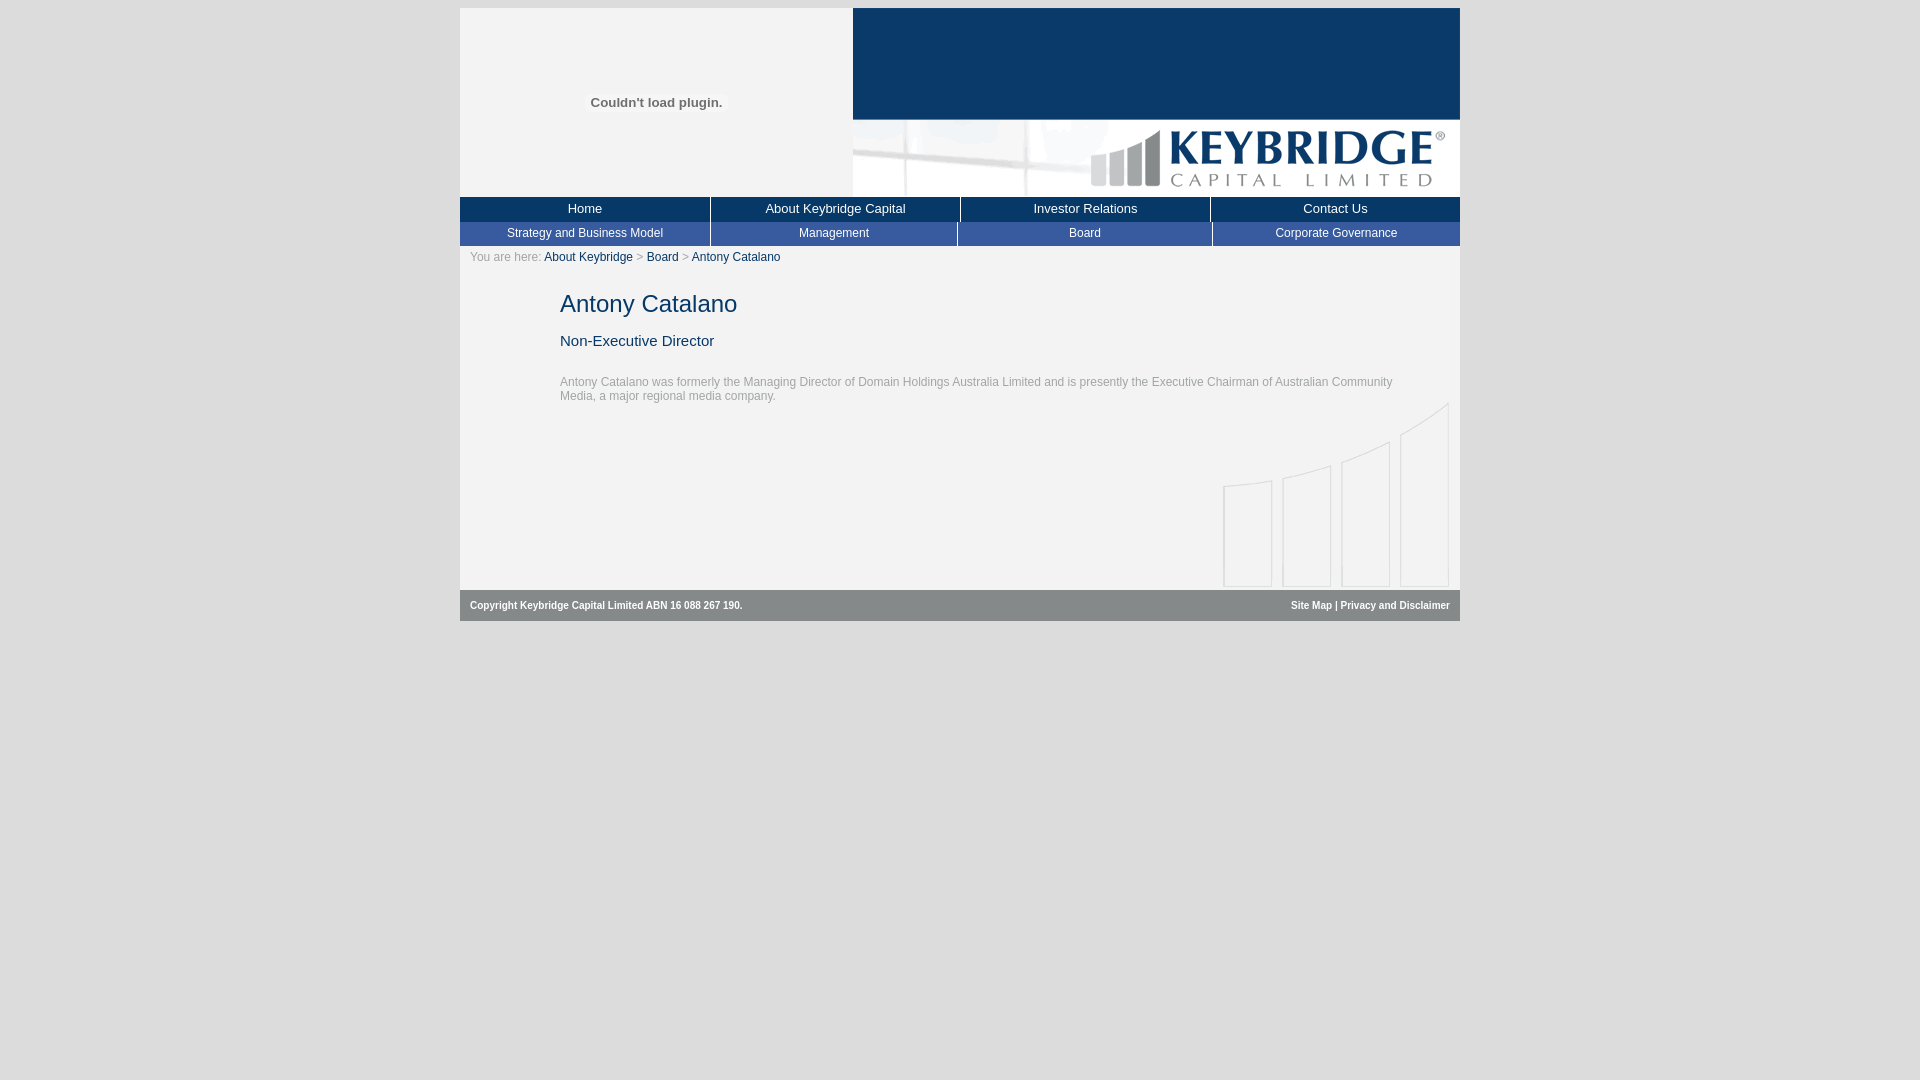 The image size is (1920, 1080). What do you see at coordinates (1335, 231) in the screenshot?
I see `'Corporate Governance'` at bounding box center [1335, 231].